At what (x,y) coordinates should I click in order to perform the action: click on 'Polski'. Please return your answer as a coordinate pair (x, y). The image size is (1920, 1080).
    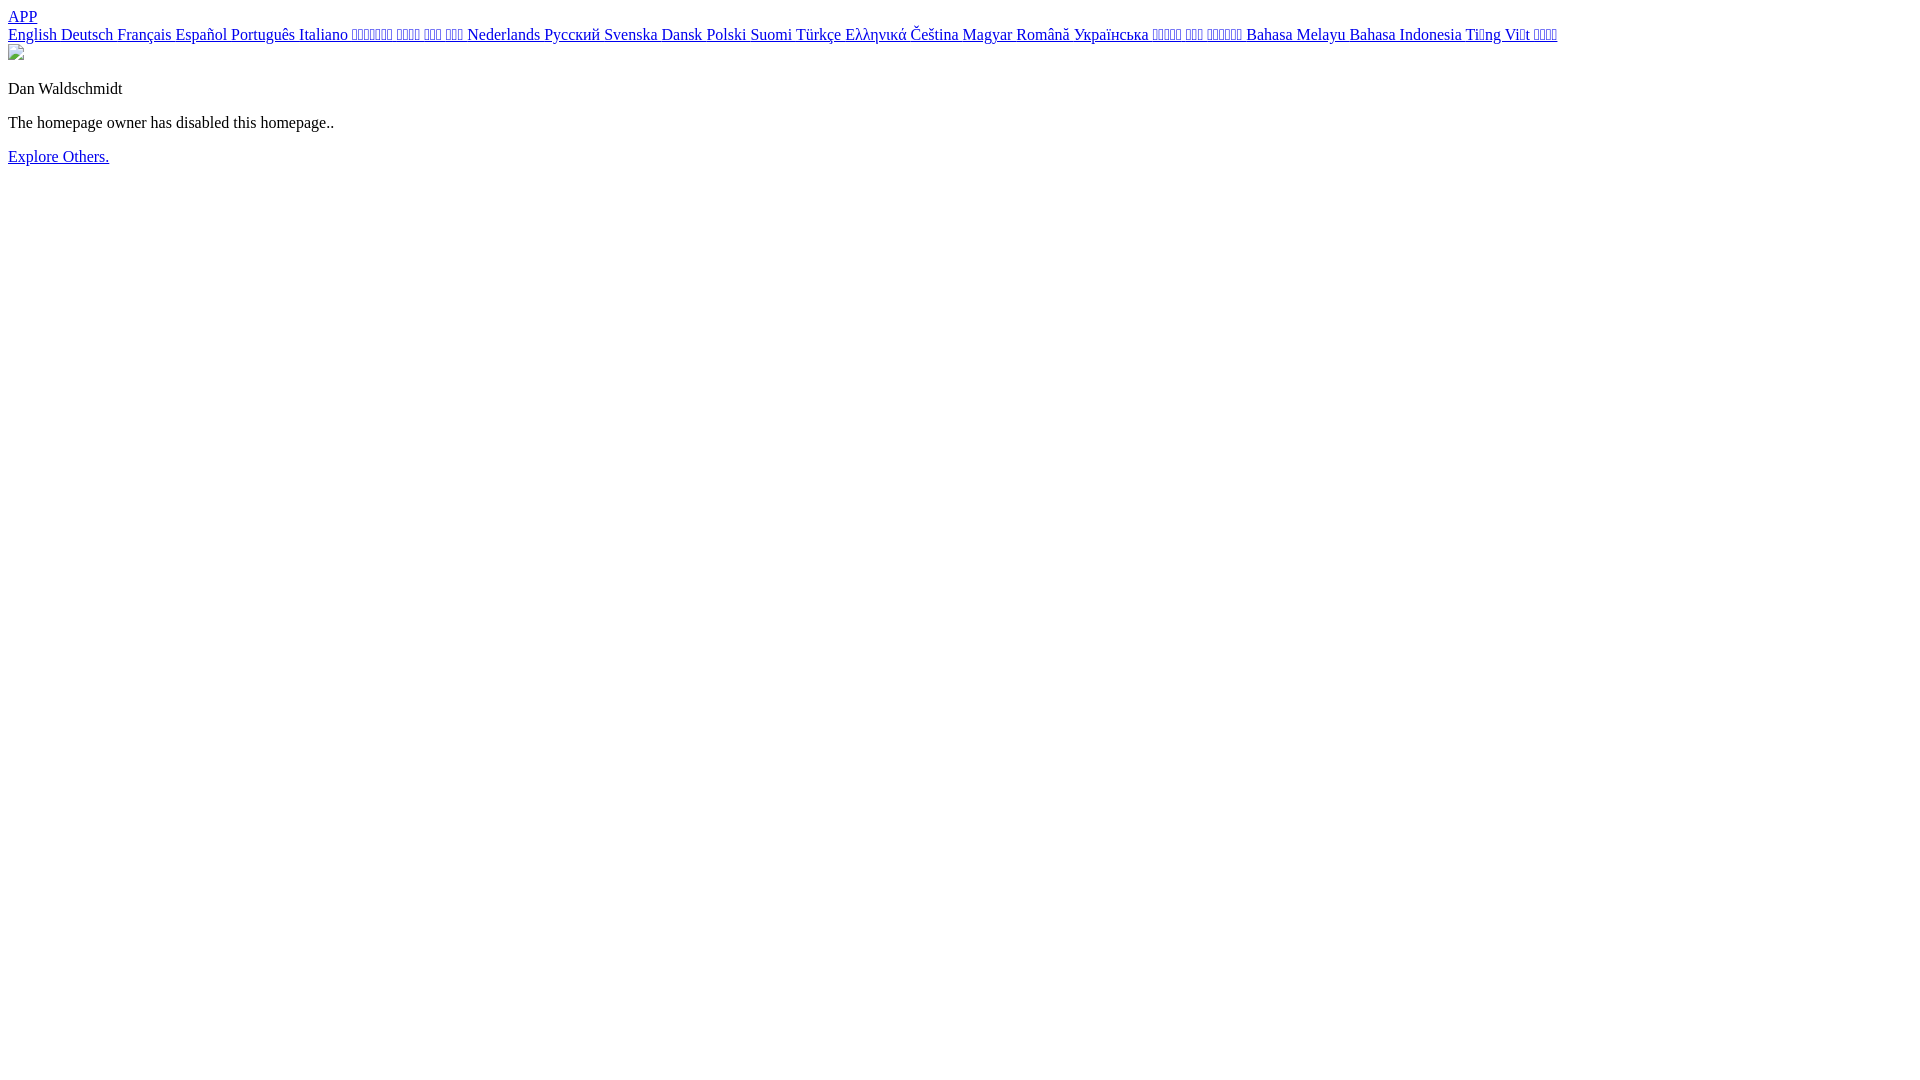
    Looking at the image, I should click on (727, 34).